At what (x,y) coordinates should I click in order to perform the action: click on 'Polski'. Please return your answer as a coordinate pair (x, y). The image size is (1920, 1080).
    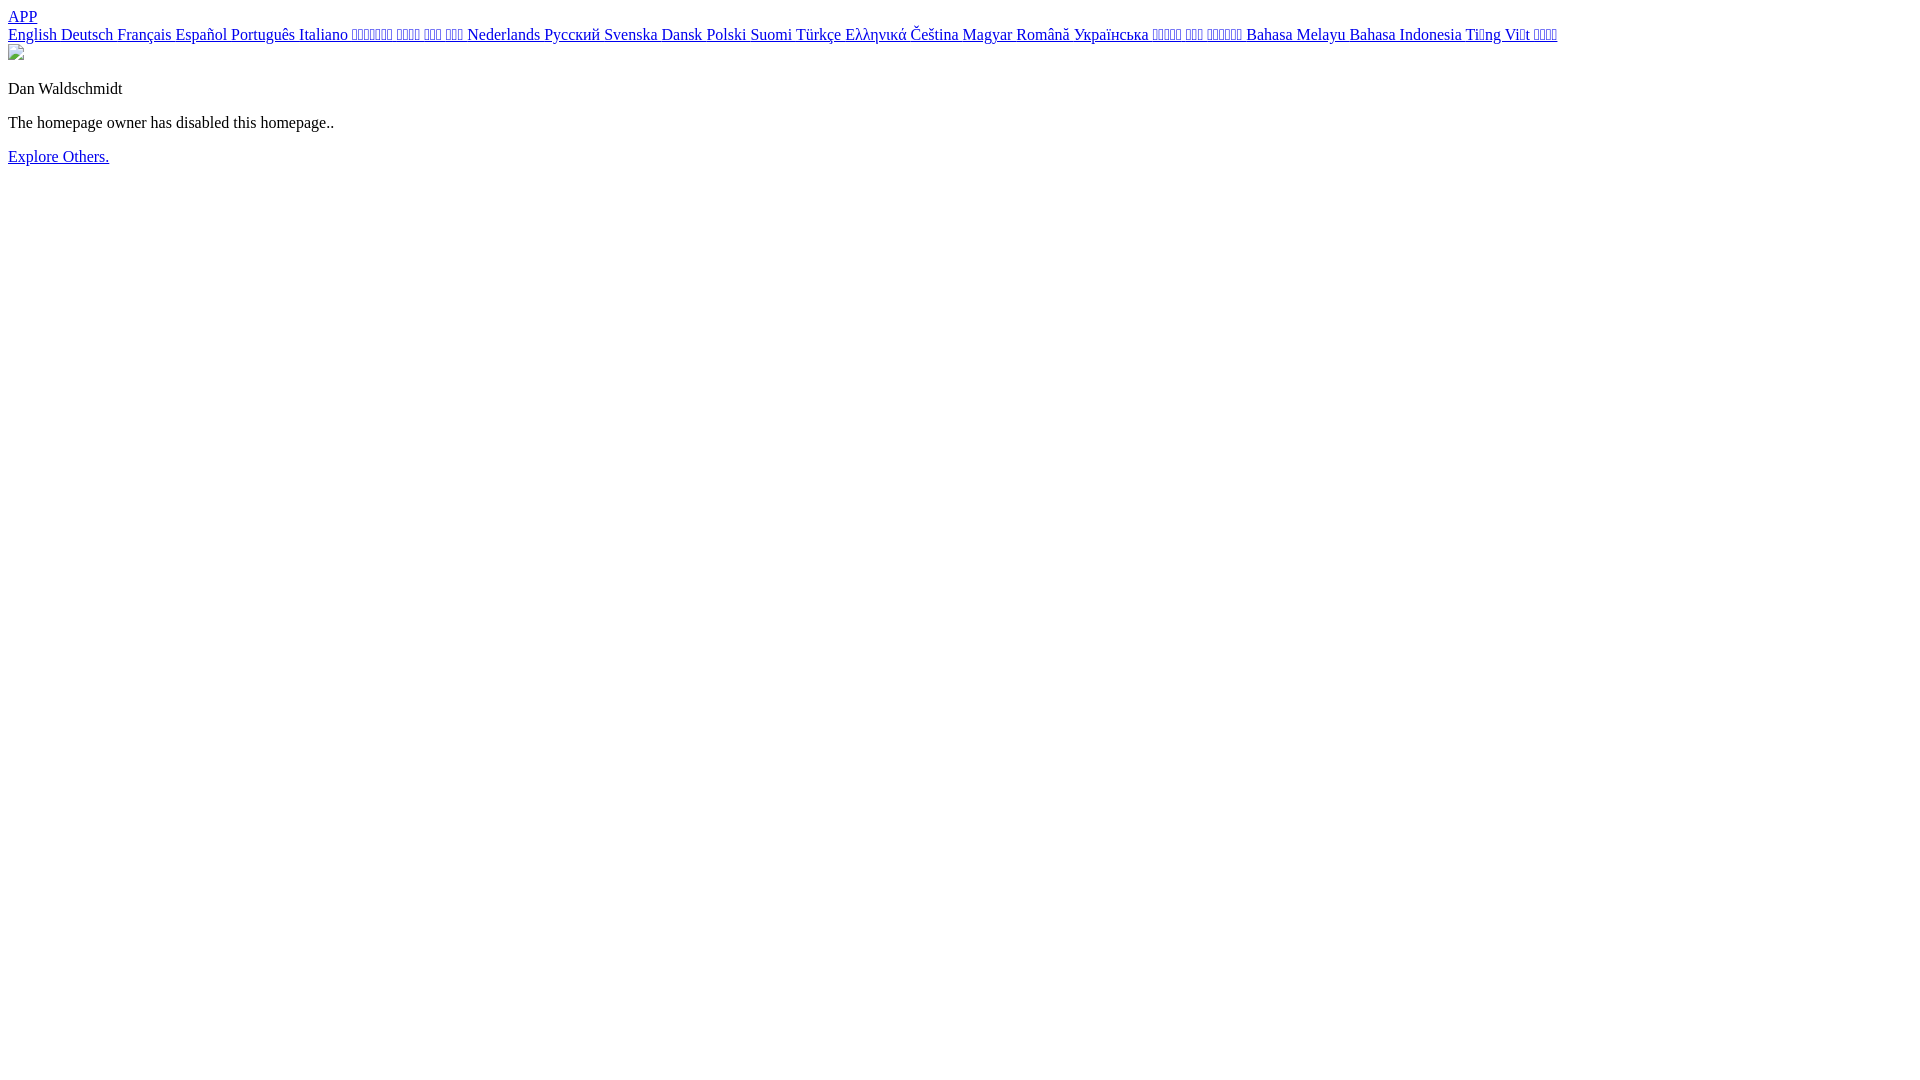
    Looking at the image, I should click on (727, 34).